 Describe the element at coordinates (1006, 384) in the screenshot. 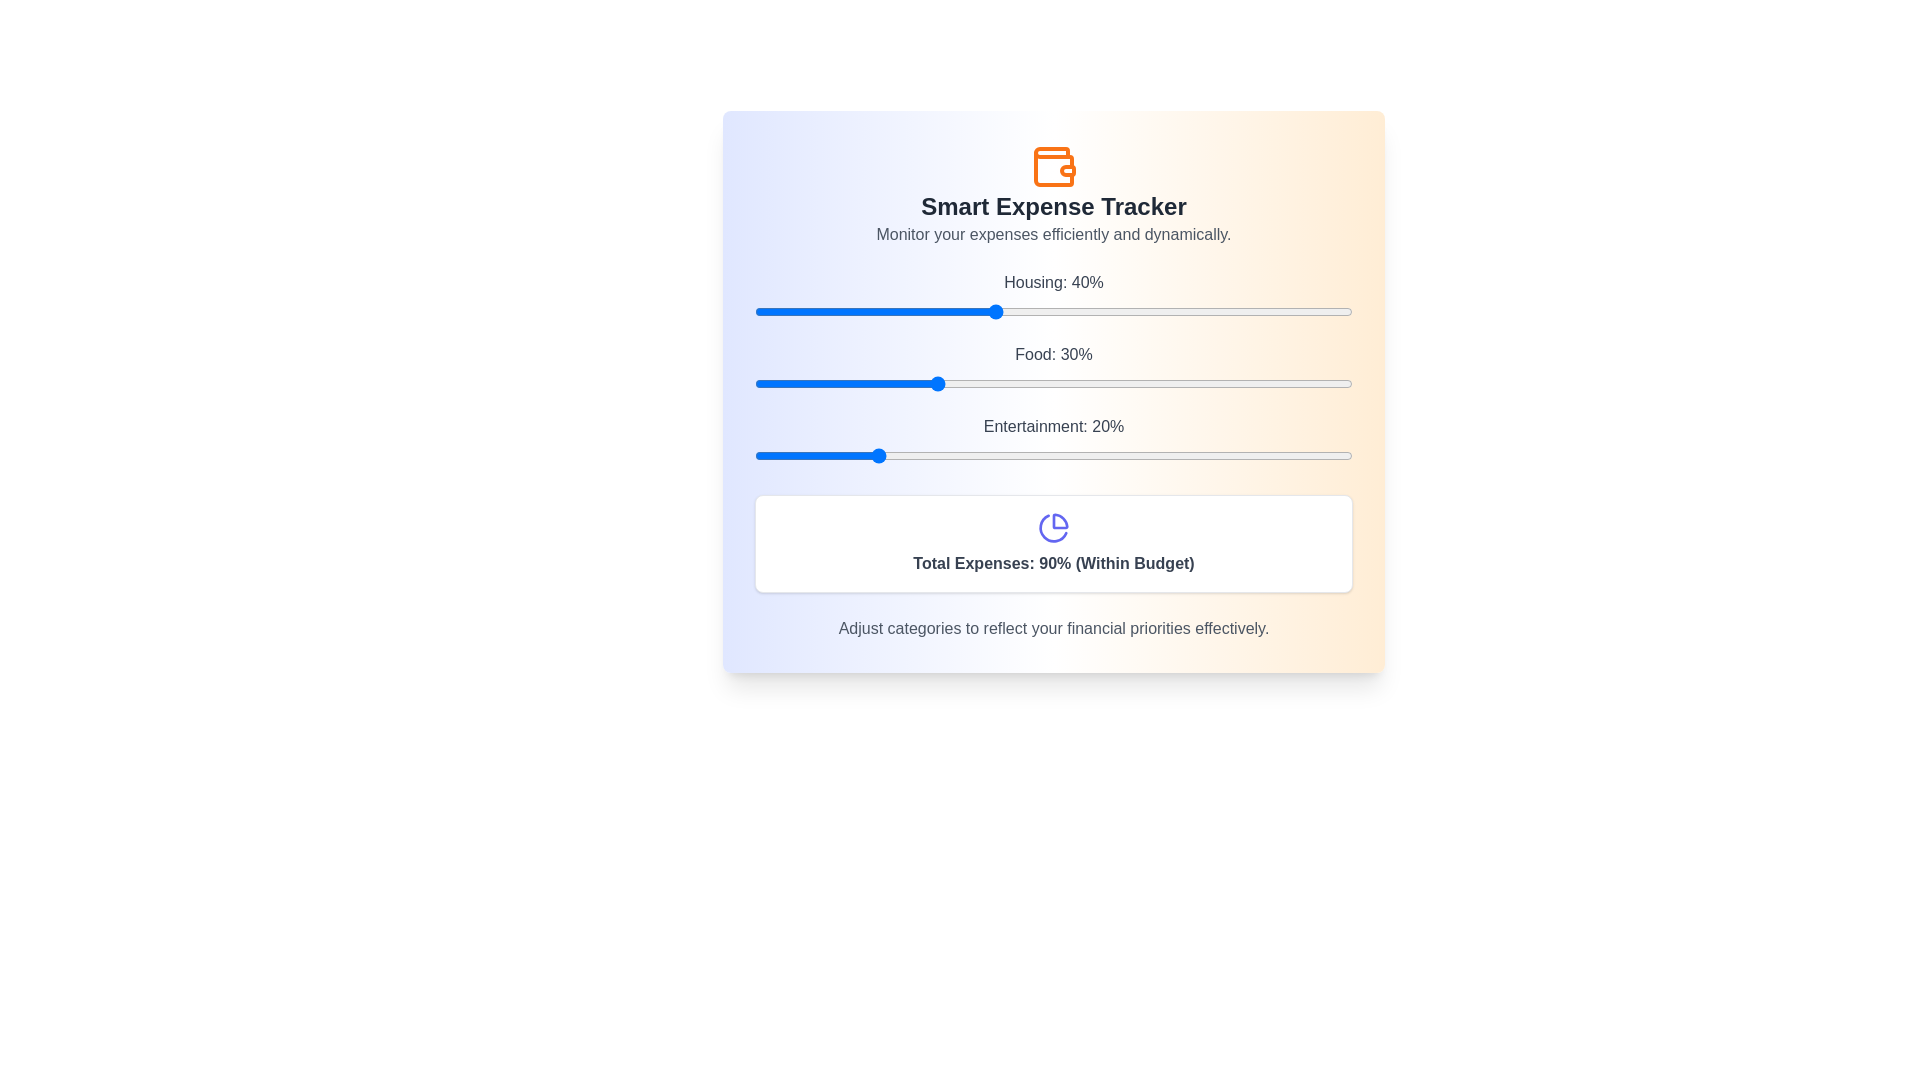

I see `the Food slider to set its value to 42%` at that location.